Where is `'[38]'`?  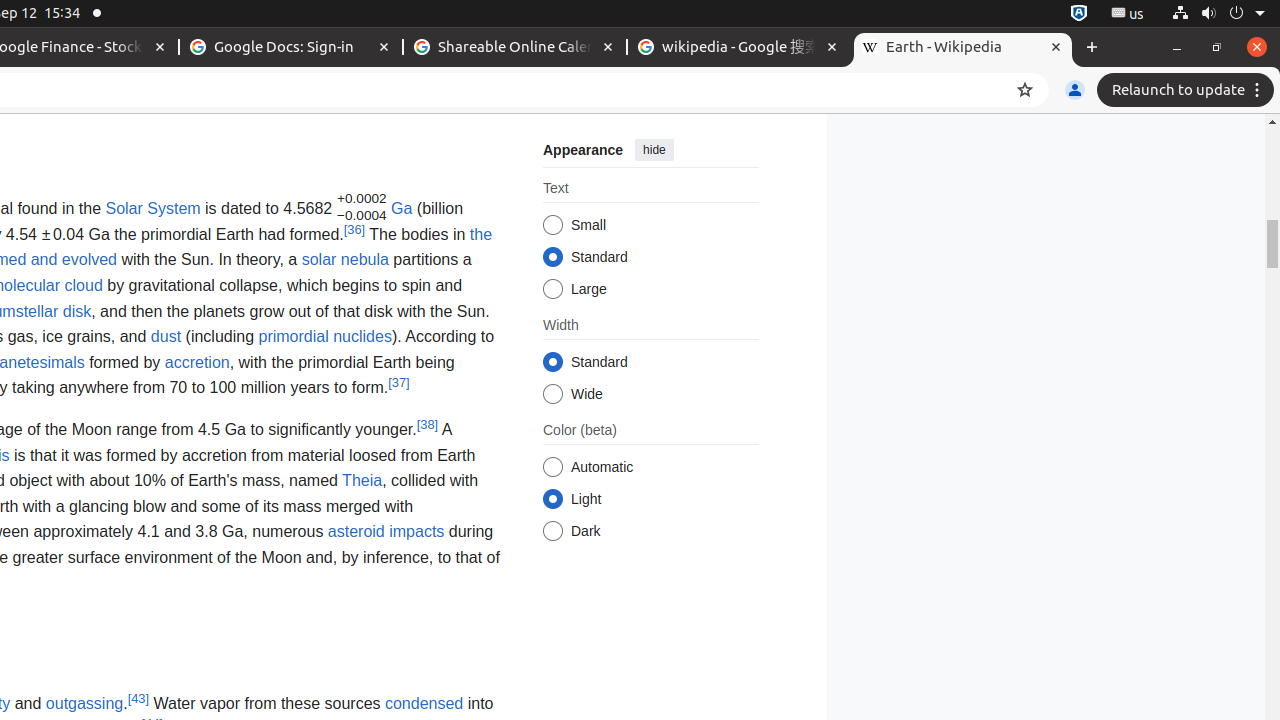 '[38]' is located at coordinates (426, 423).